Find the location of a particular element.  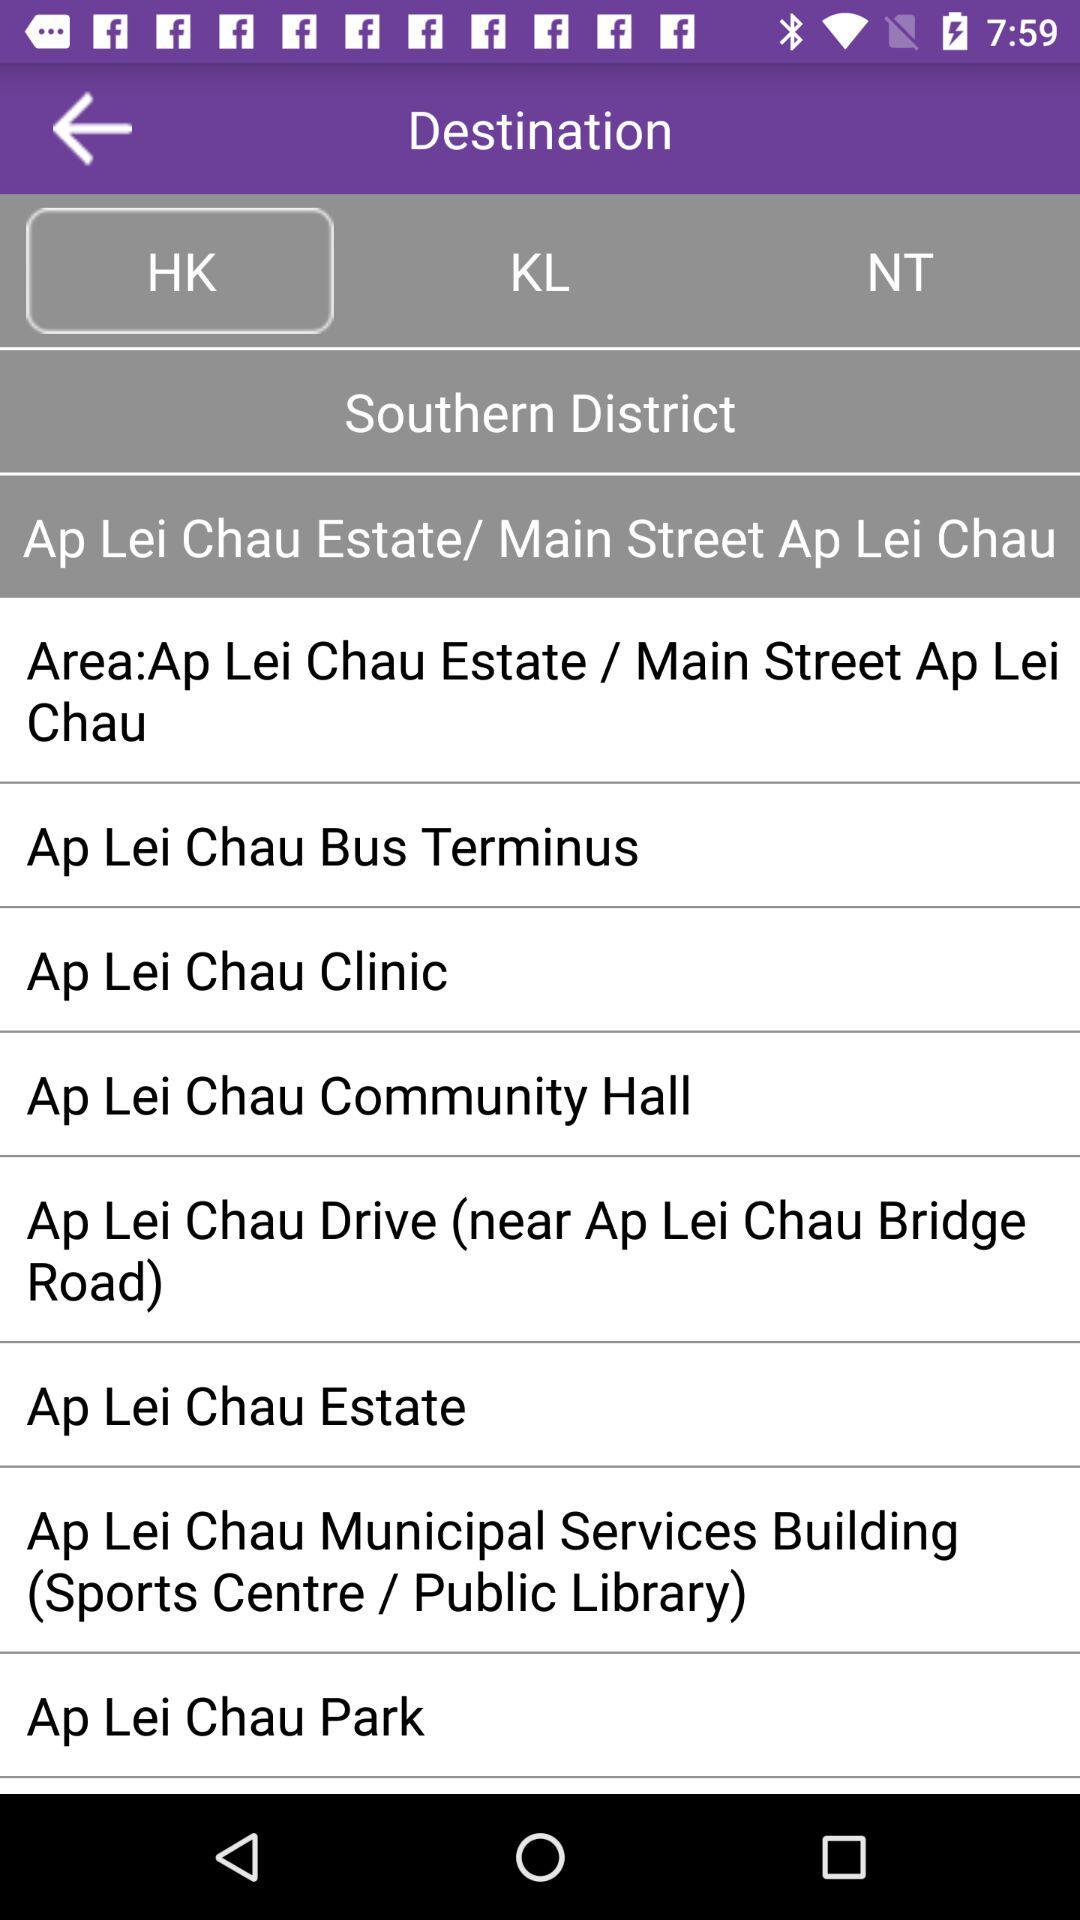

the area ap lei is located at coordinates (540, 689).